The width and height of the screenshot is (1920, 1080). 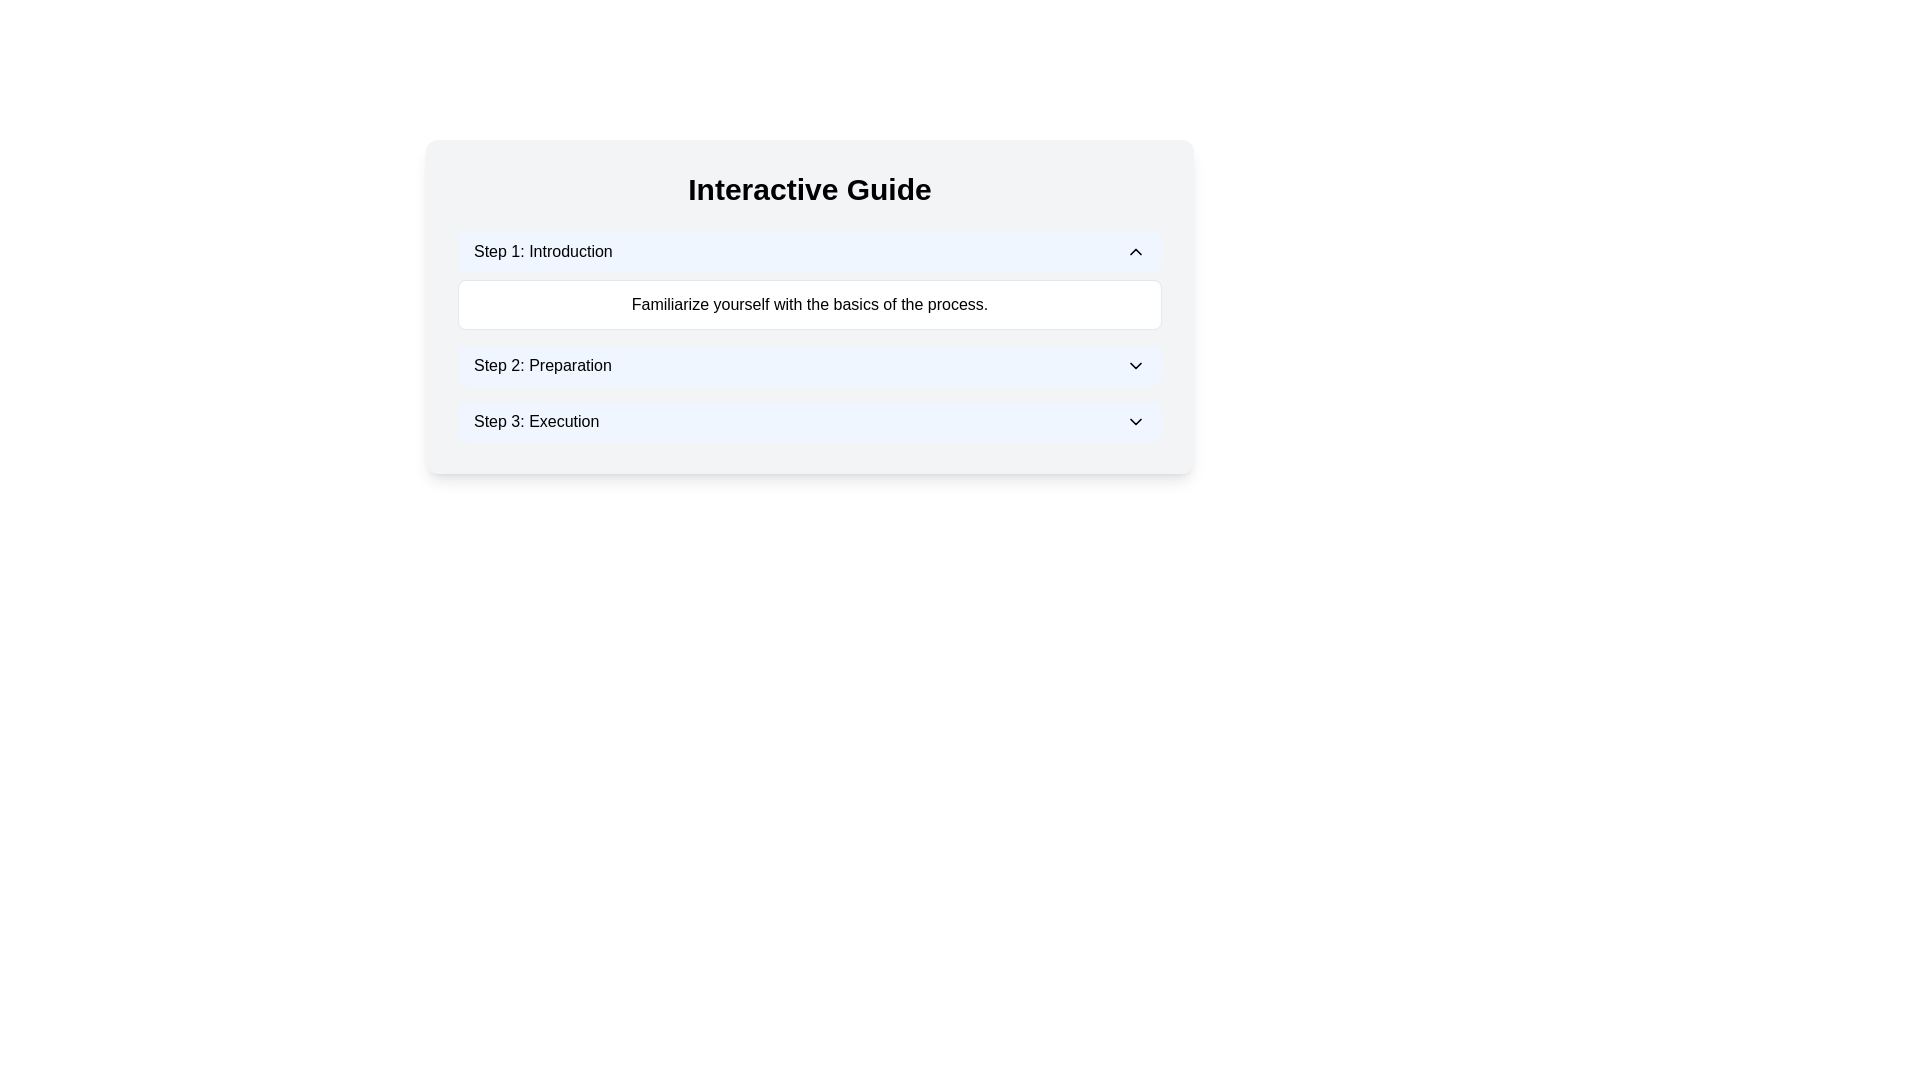 What do you see at coordinates (810, 281) in the screenshot?
I see `the first section in the interactive guide, which includes a dropdown toggle for additional information` at bounding box center [810, 281].